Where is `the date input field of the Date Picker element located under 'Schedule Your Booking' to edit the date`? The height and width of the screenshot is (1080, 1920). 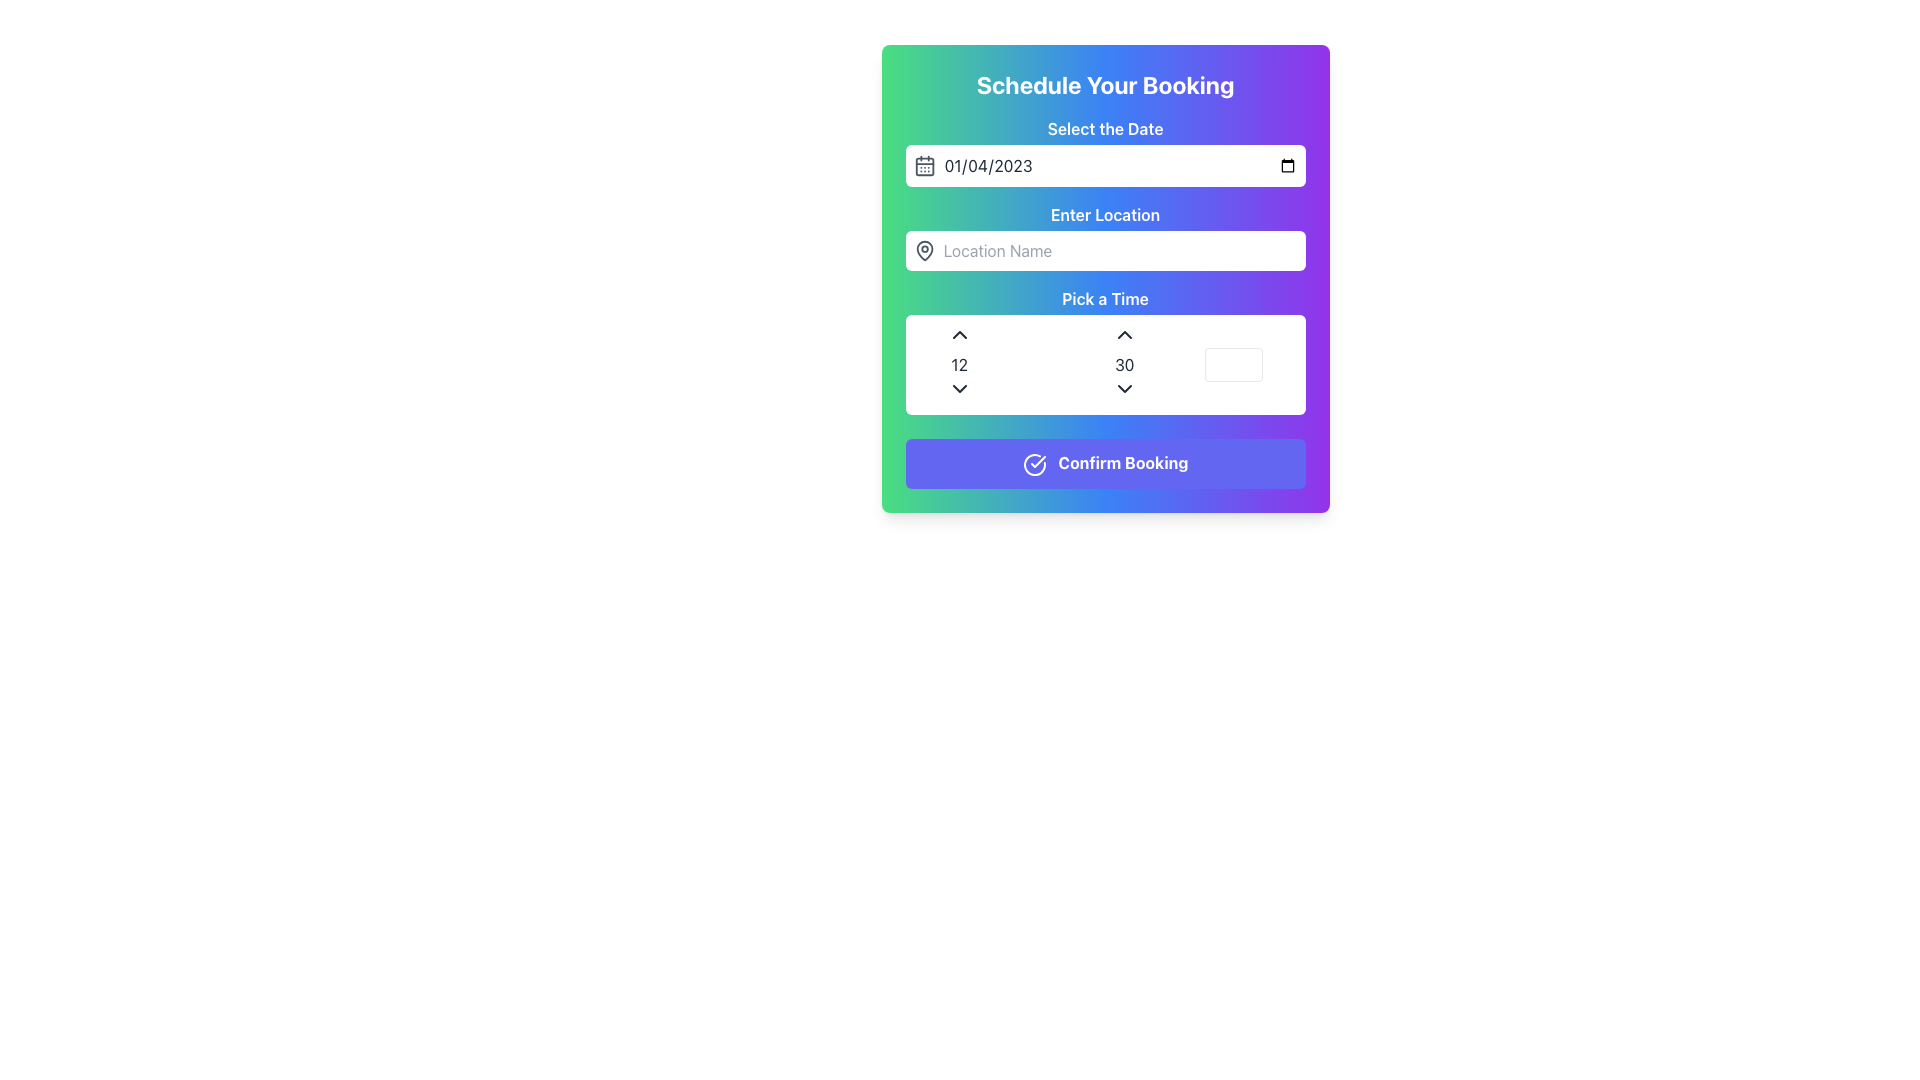
the date input field of the Date Picker element located under 'Schedule Your Booking' to edit the date is located at coordinates (1104, 164).